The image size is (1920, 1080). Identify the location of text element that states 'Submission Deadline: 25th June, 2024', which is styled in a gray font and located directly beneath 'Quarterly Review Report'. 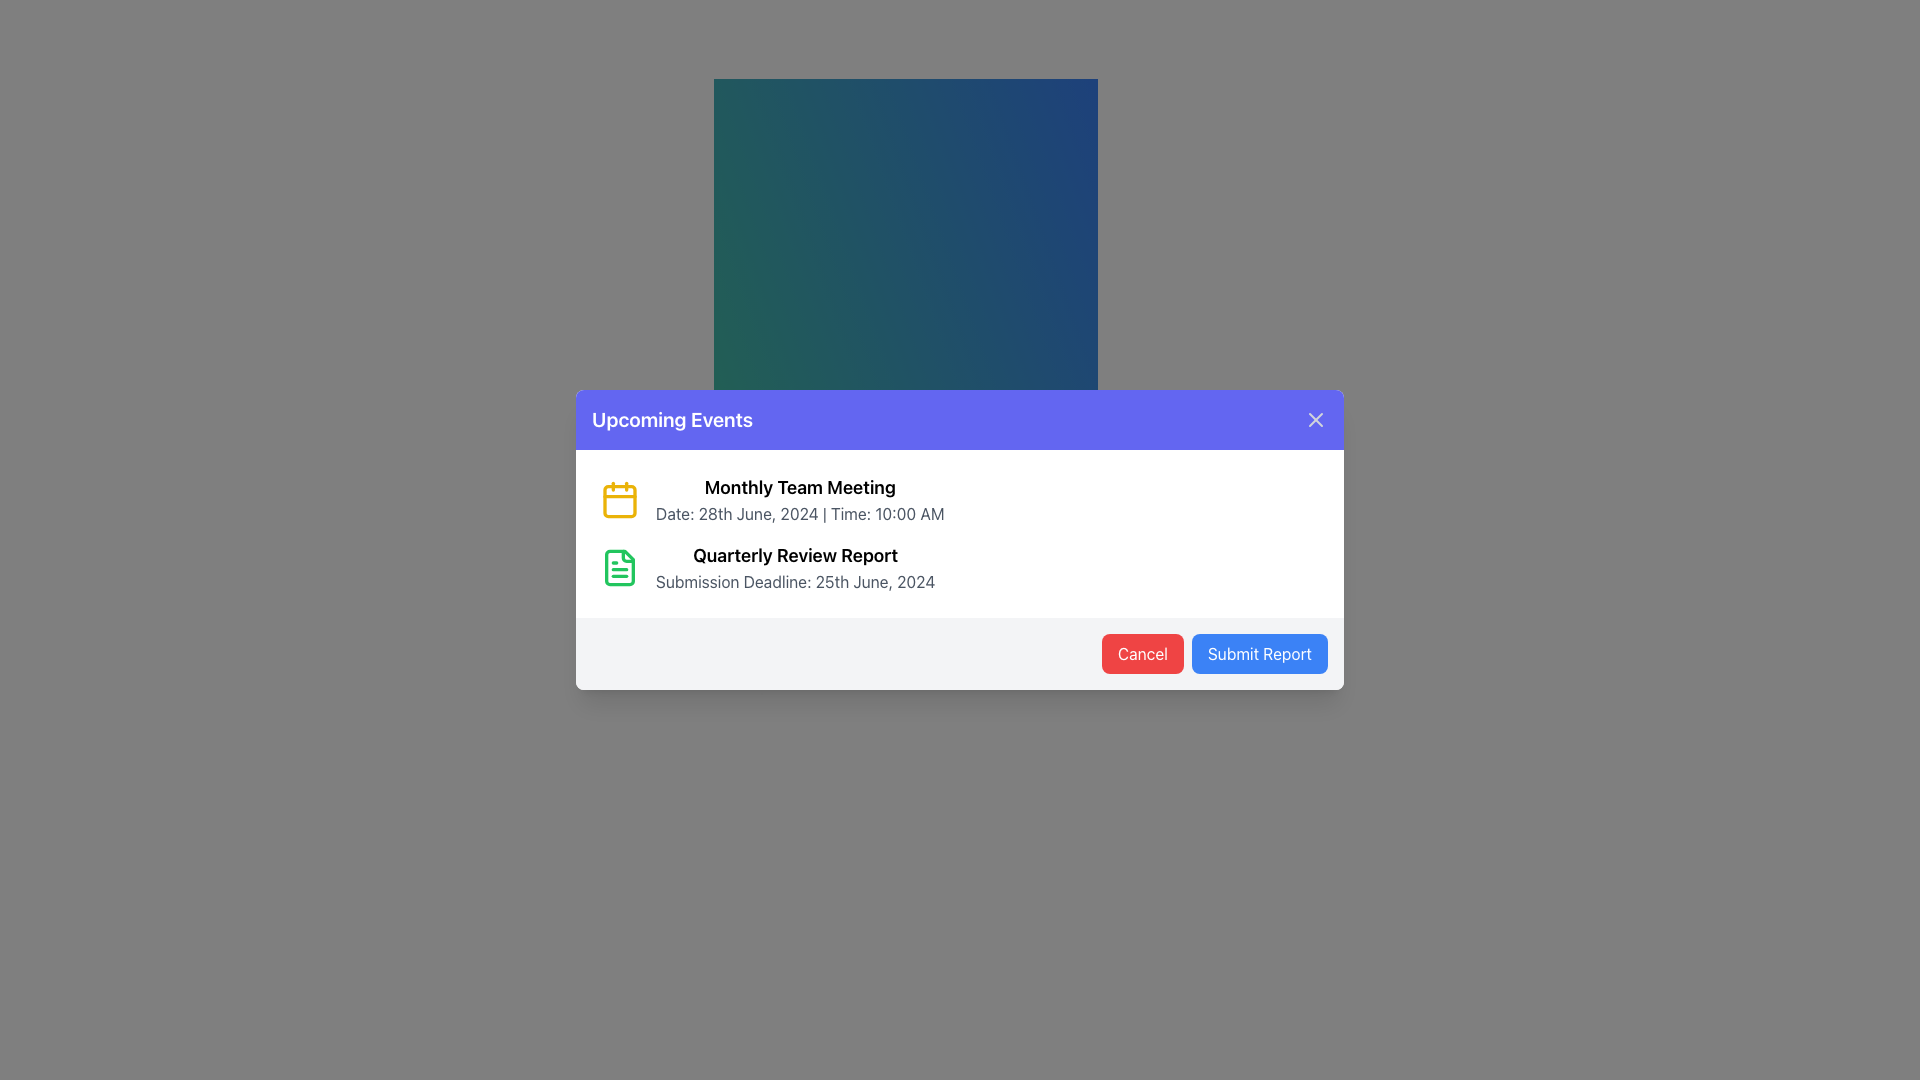
(794, 582).